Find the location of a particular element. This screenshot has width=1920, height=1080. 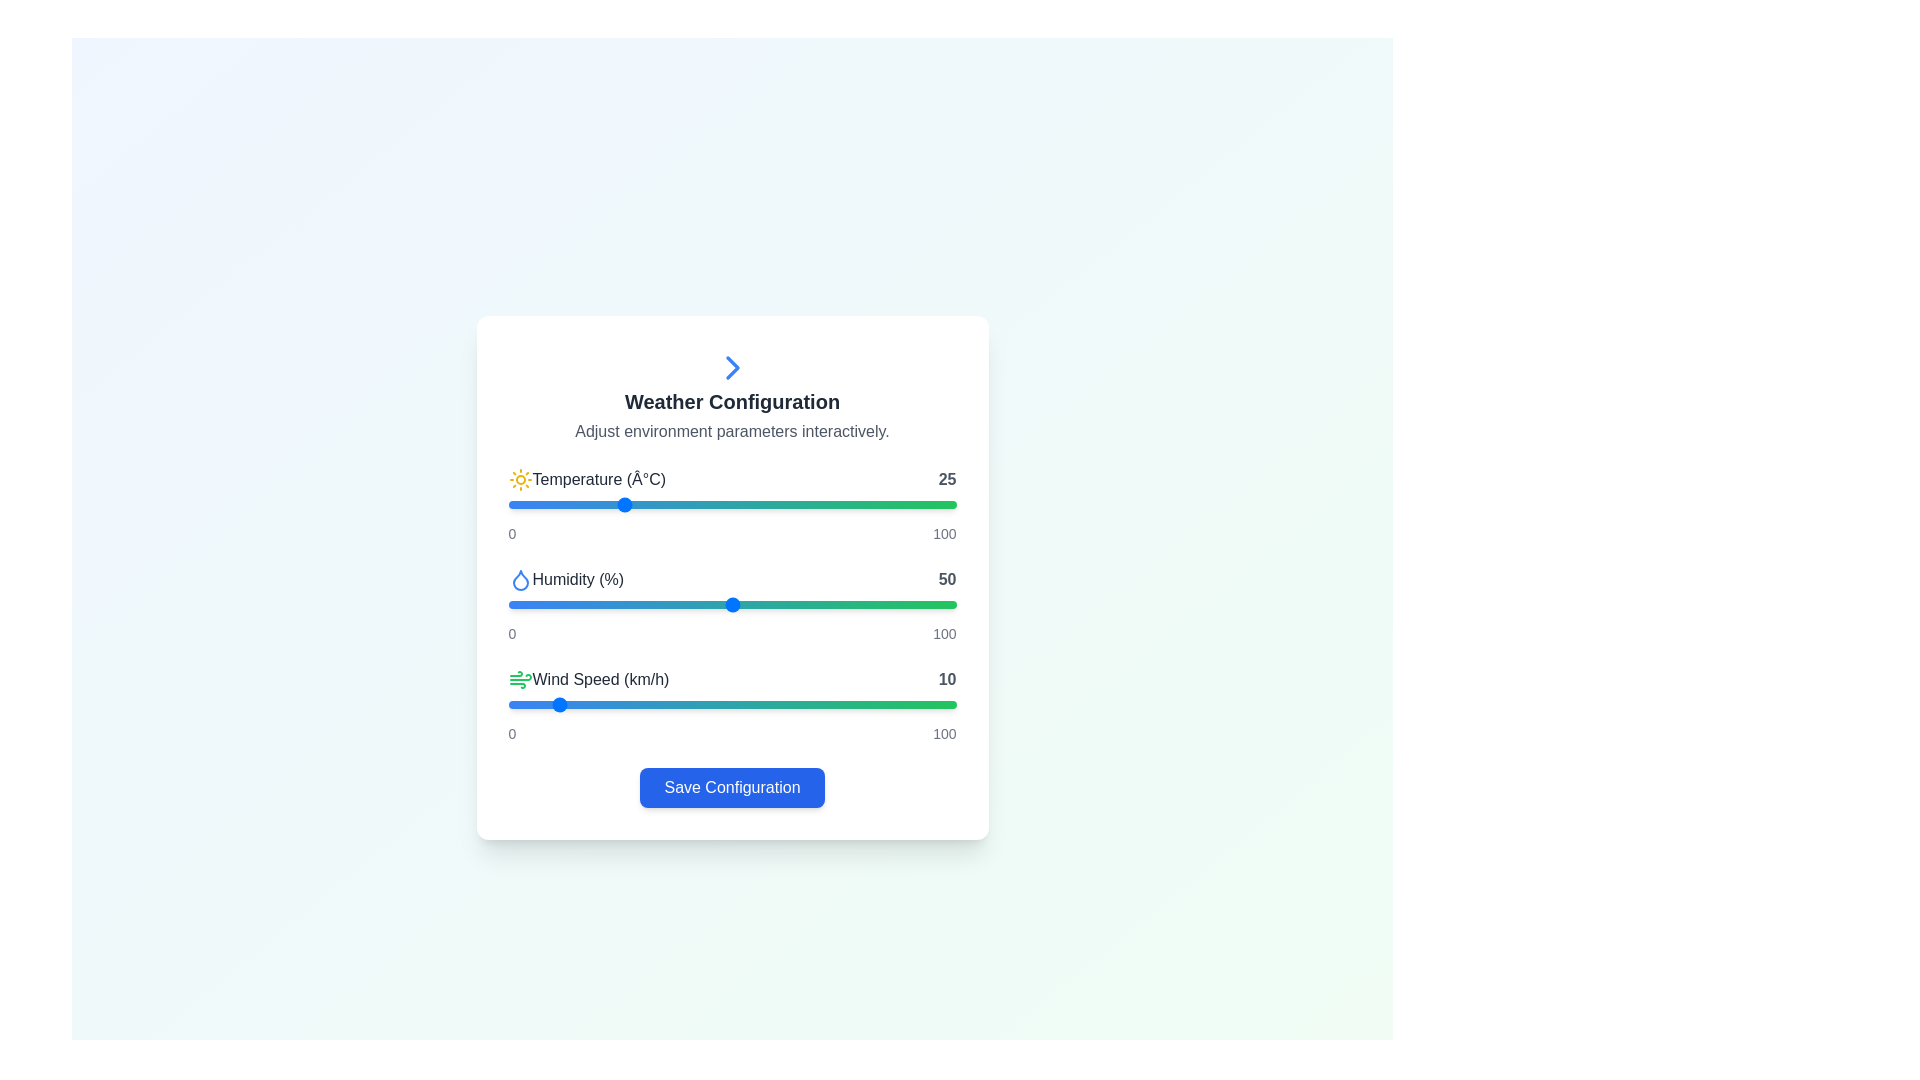

the humidity label with an icon, located on the left side of the weather configuration interface, positioned near the numerical value '50' for humidity, below 'Temperature (°C)' and above 'Wind Speed (km/h) is located at coordinates (565, 579).